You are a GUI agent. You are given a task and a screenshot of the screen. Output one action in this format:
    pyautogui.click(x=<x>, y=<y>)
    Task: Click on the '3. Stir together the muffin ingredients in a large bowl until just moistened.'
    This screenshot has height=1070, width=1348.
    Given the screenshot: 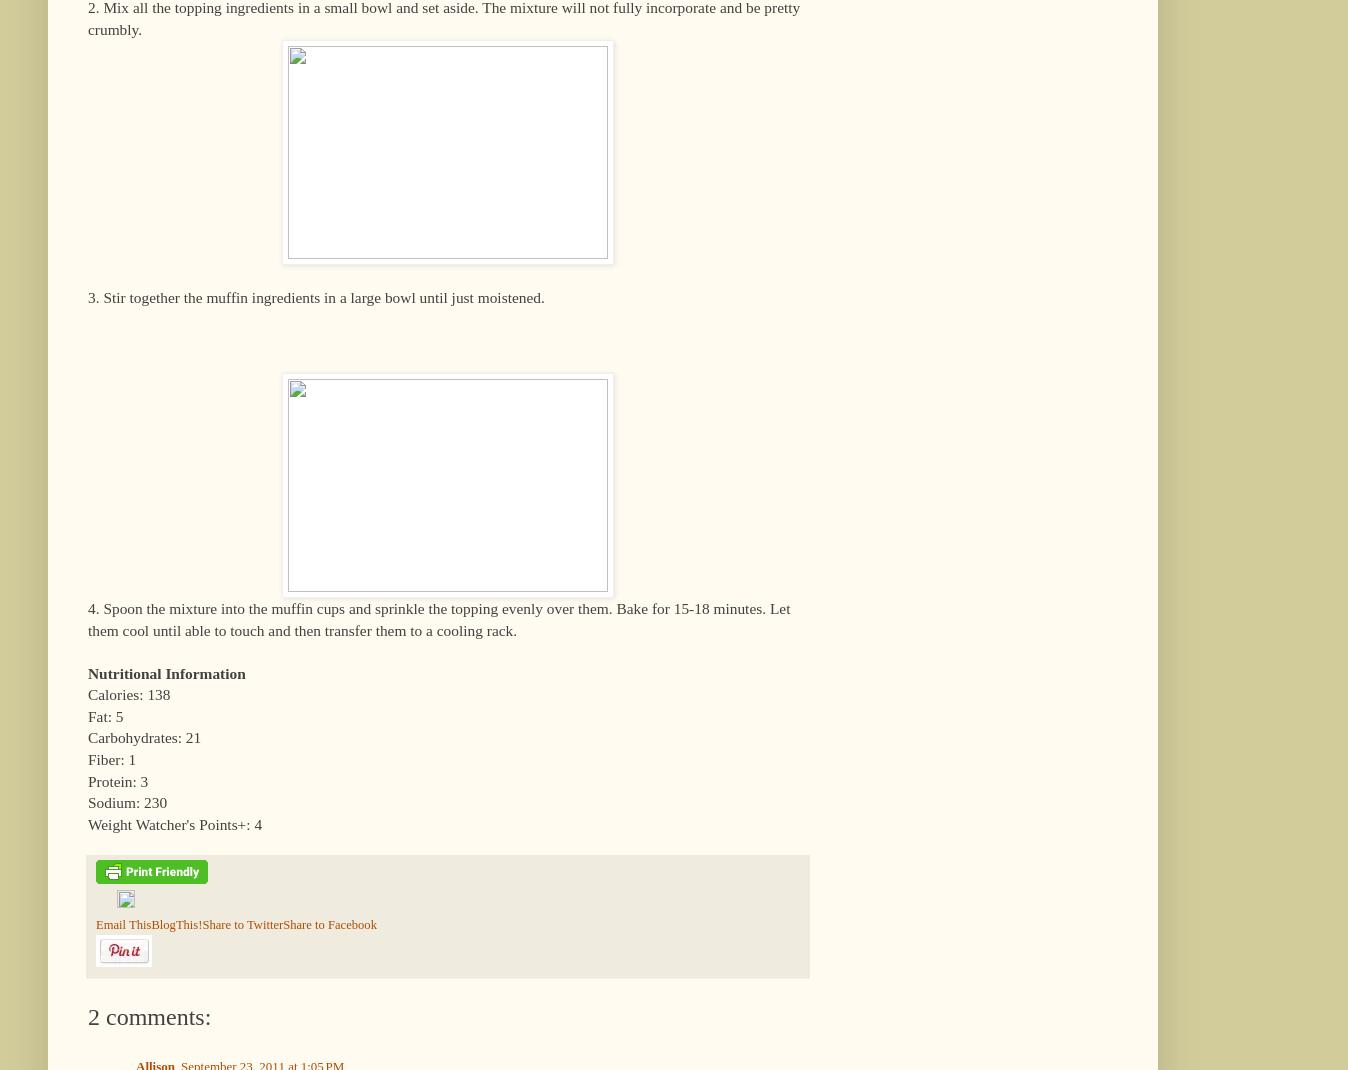 What is the action you would take?
    pyautogui.click(x=315, y=296)
    